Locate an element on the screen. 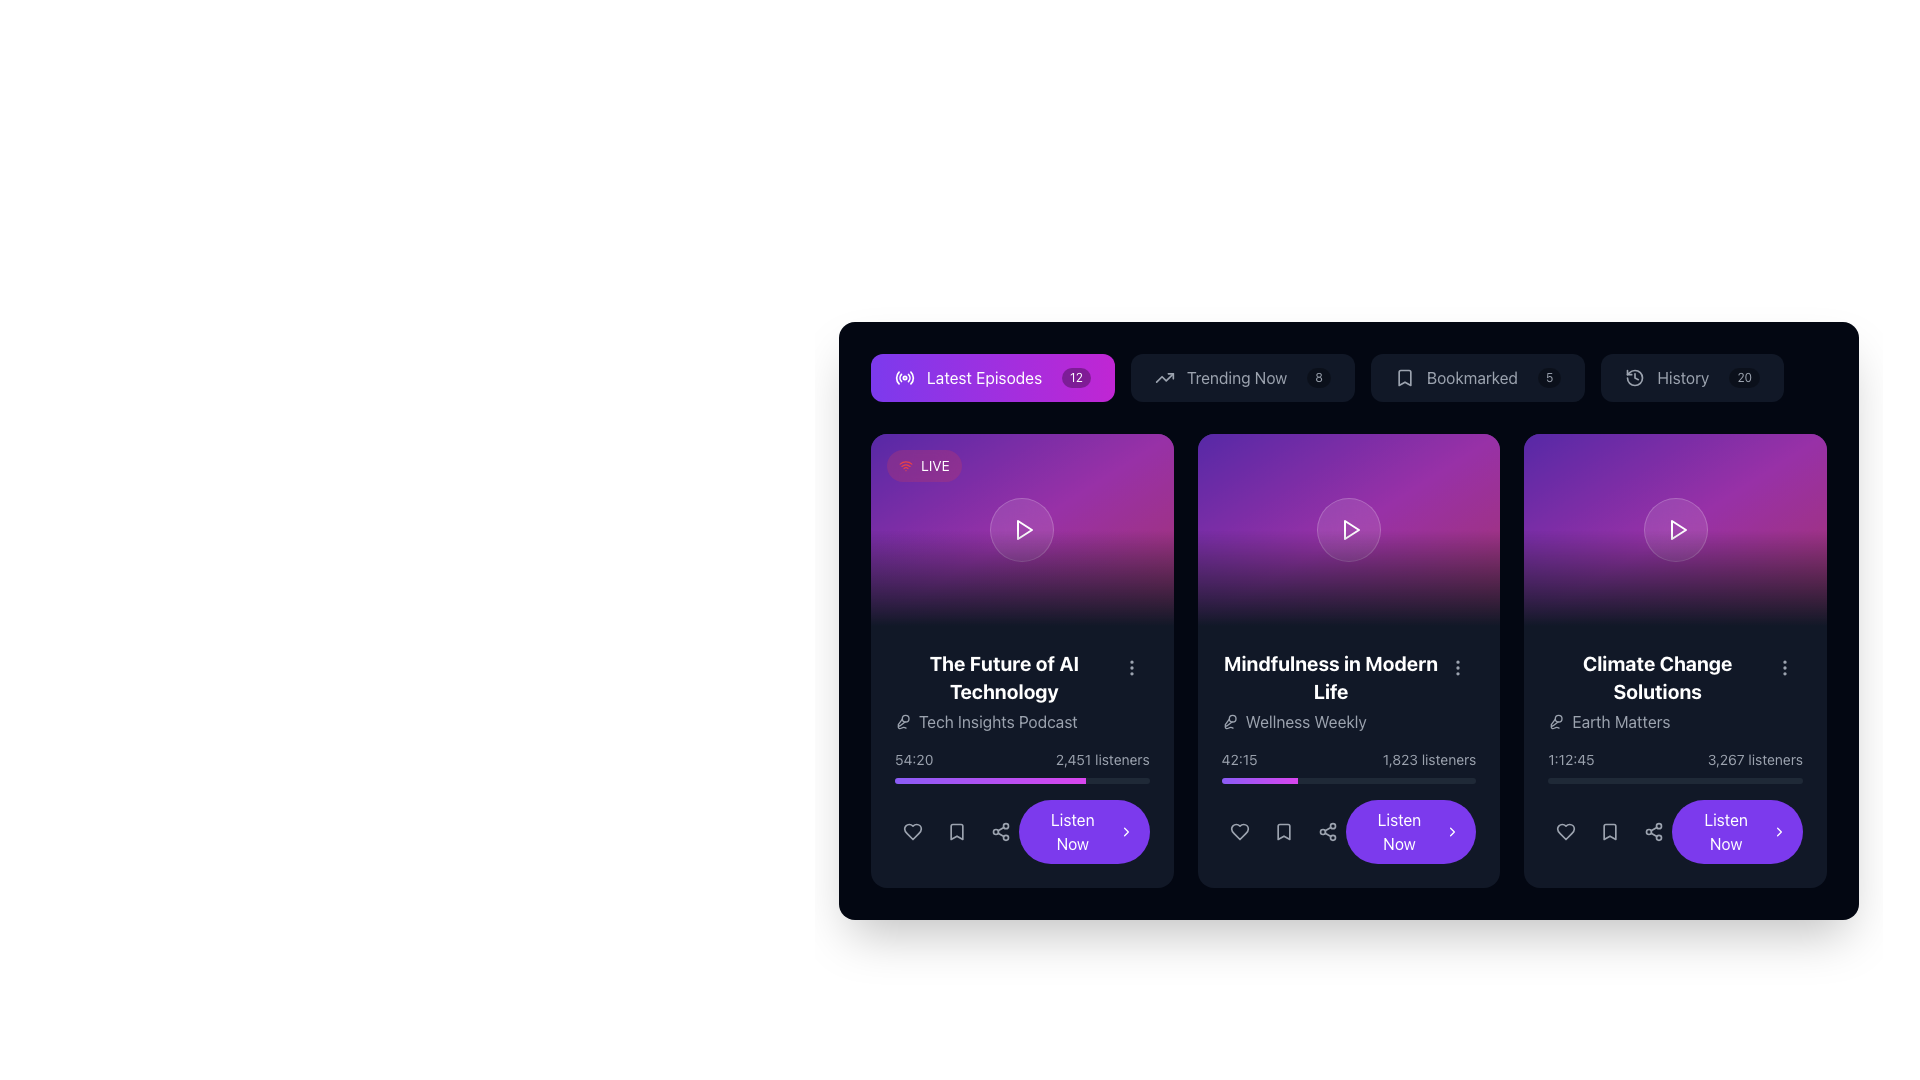  the SVG-based bookmark icon located in the first column below the card title is located at coordinates (955, 832).